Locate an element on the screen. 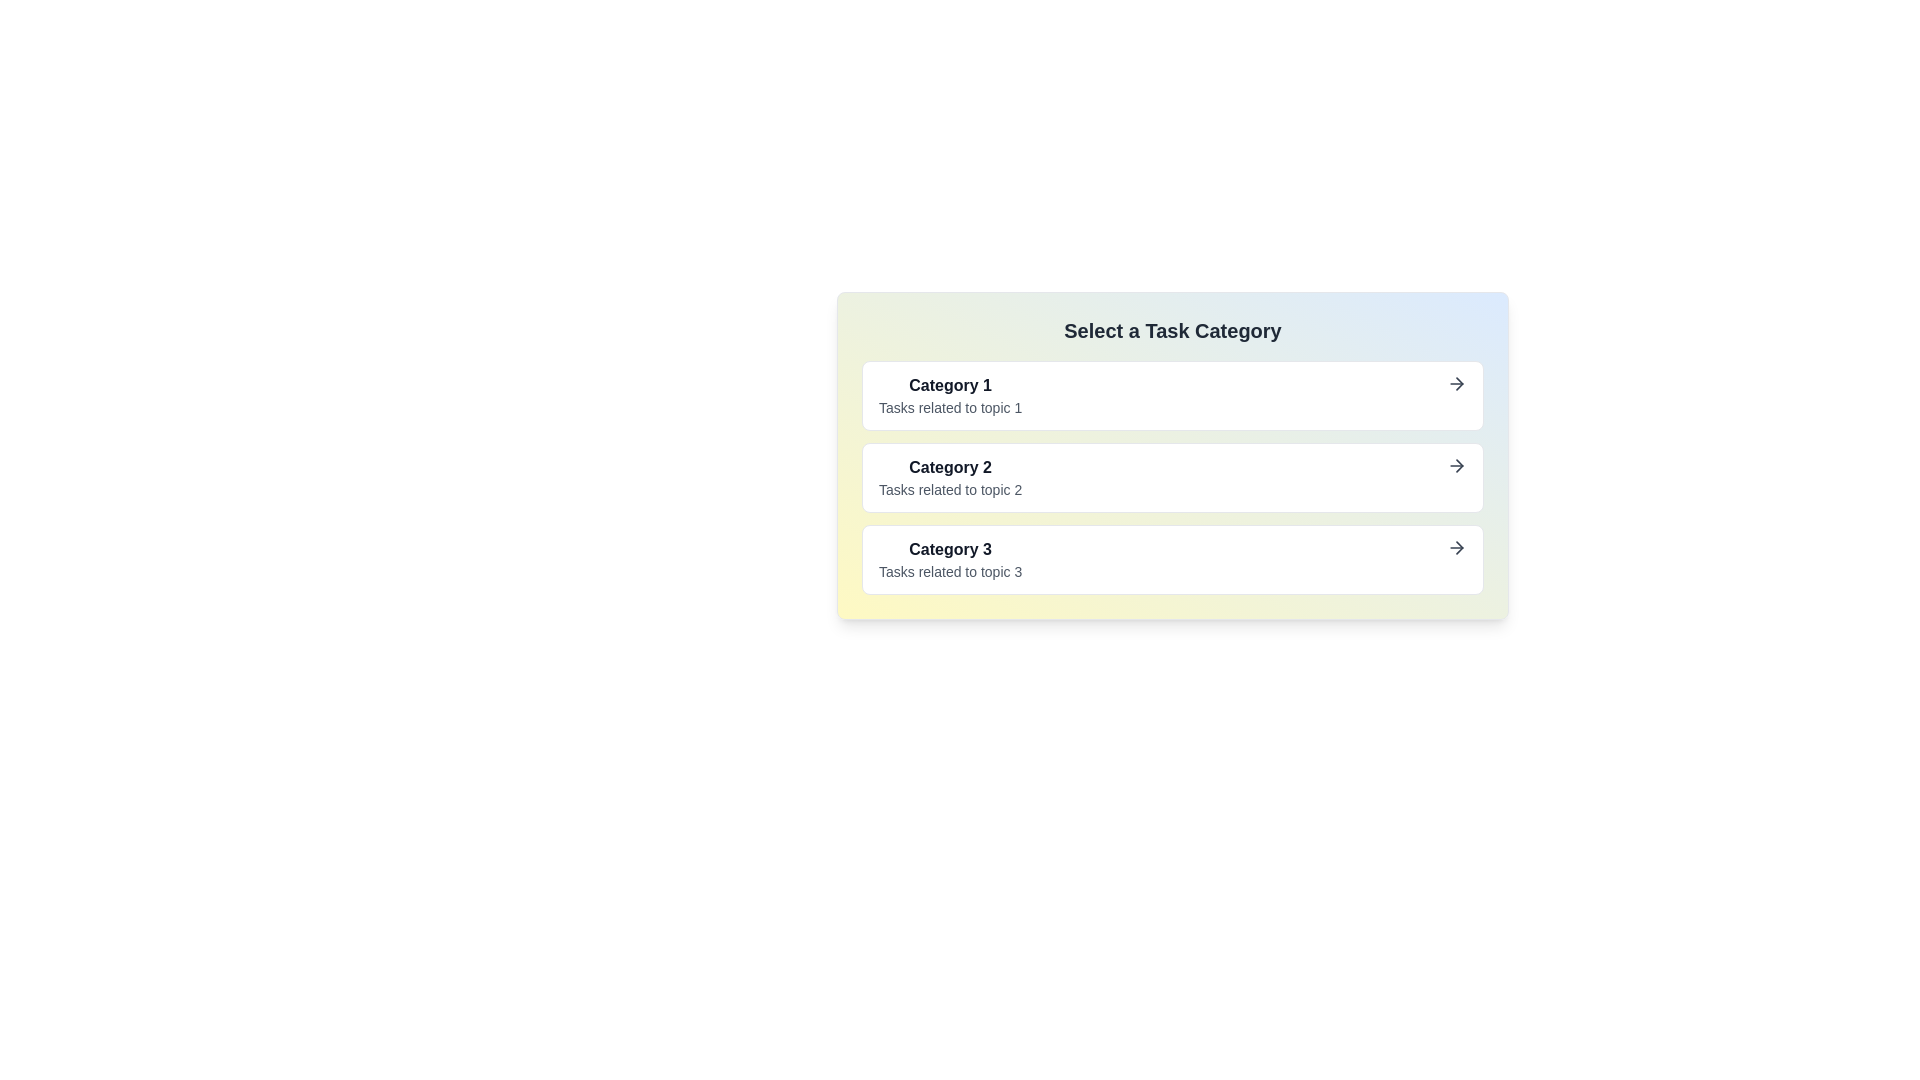 This screenshot has height=1080, width=1920. the first text label that serves as the title for the first category in the task selection interface is located at coordinates (949, 385).